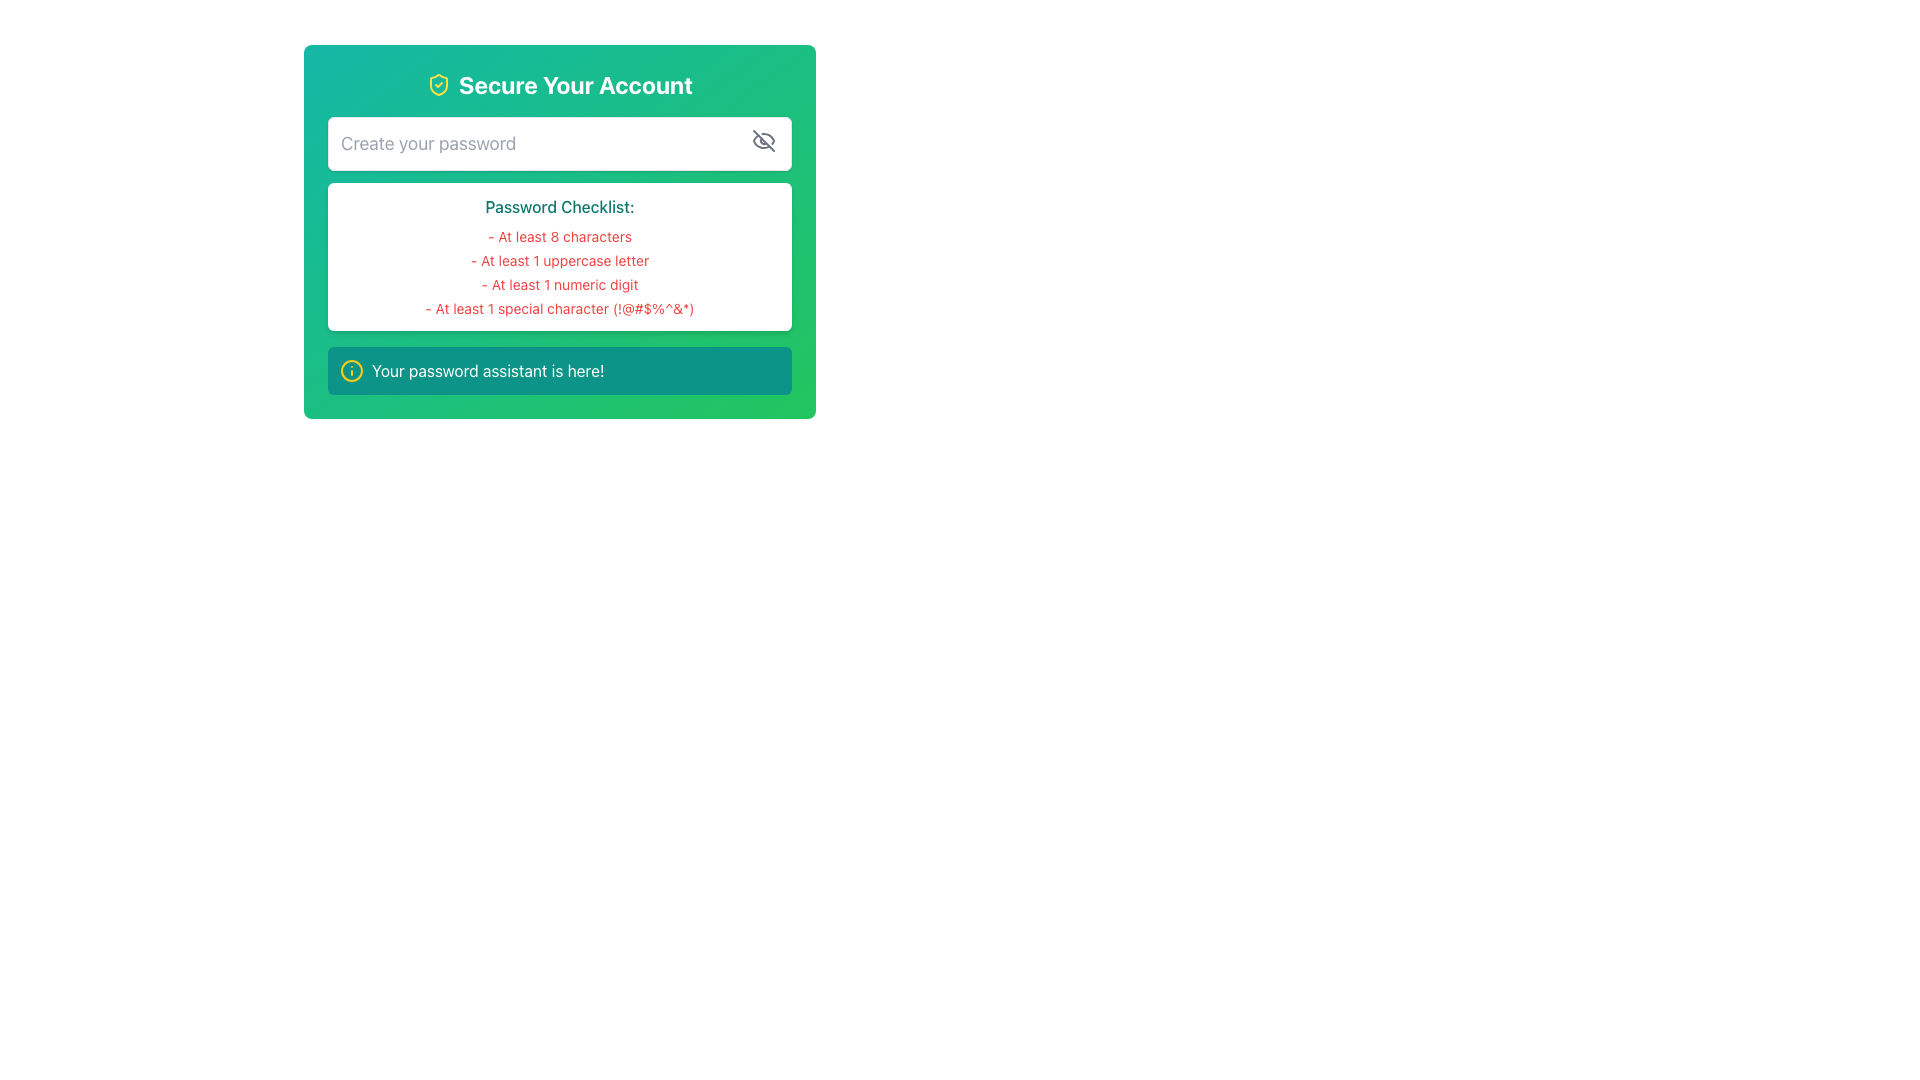 The width and height of the screenshot is (1920, 1080). What do you see at coordinates (560, 308) in the screenshot?
I see `the fourth text label in the password checklist that requires at least 1 special character` at bounding box center [560, 308].